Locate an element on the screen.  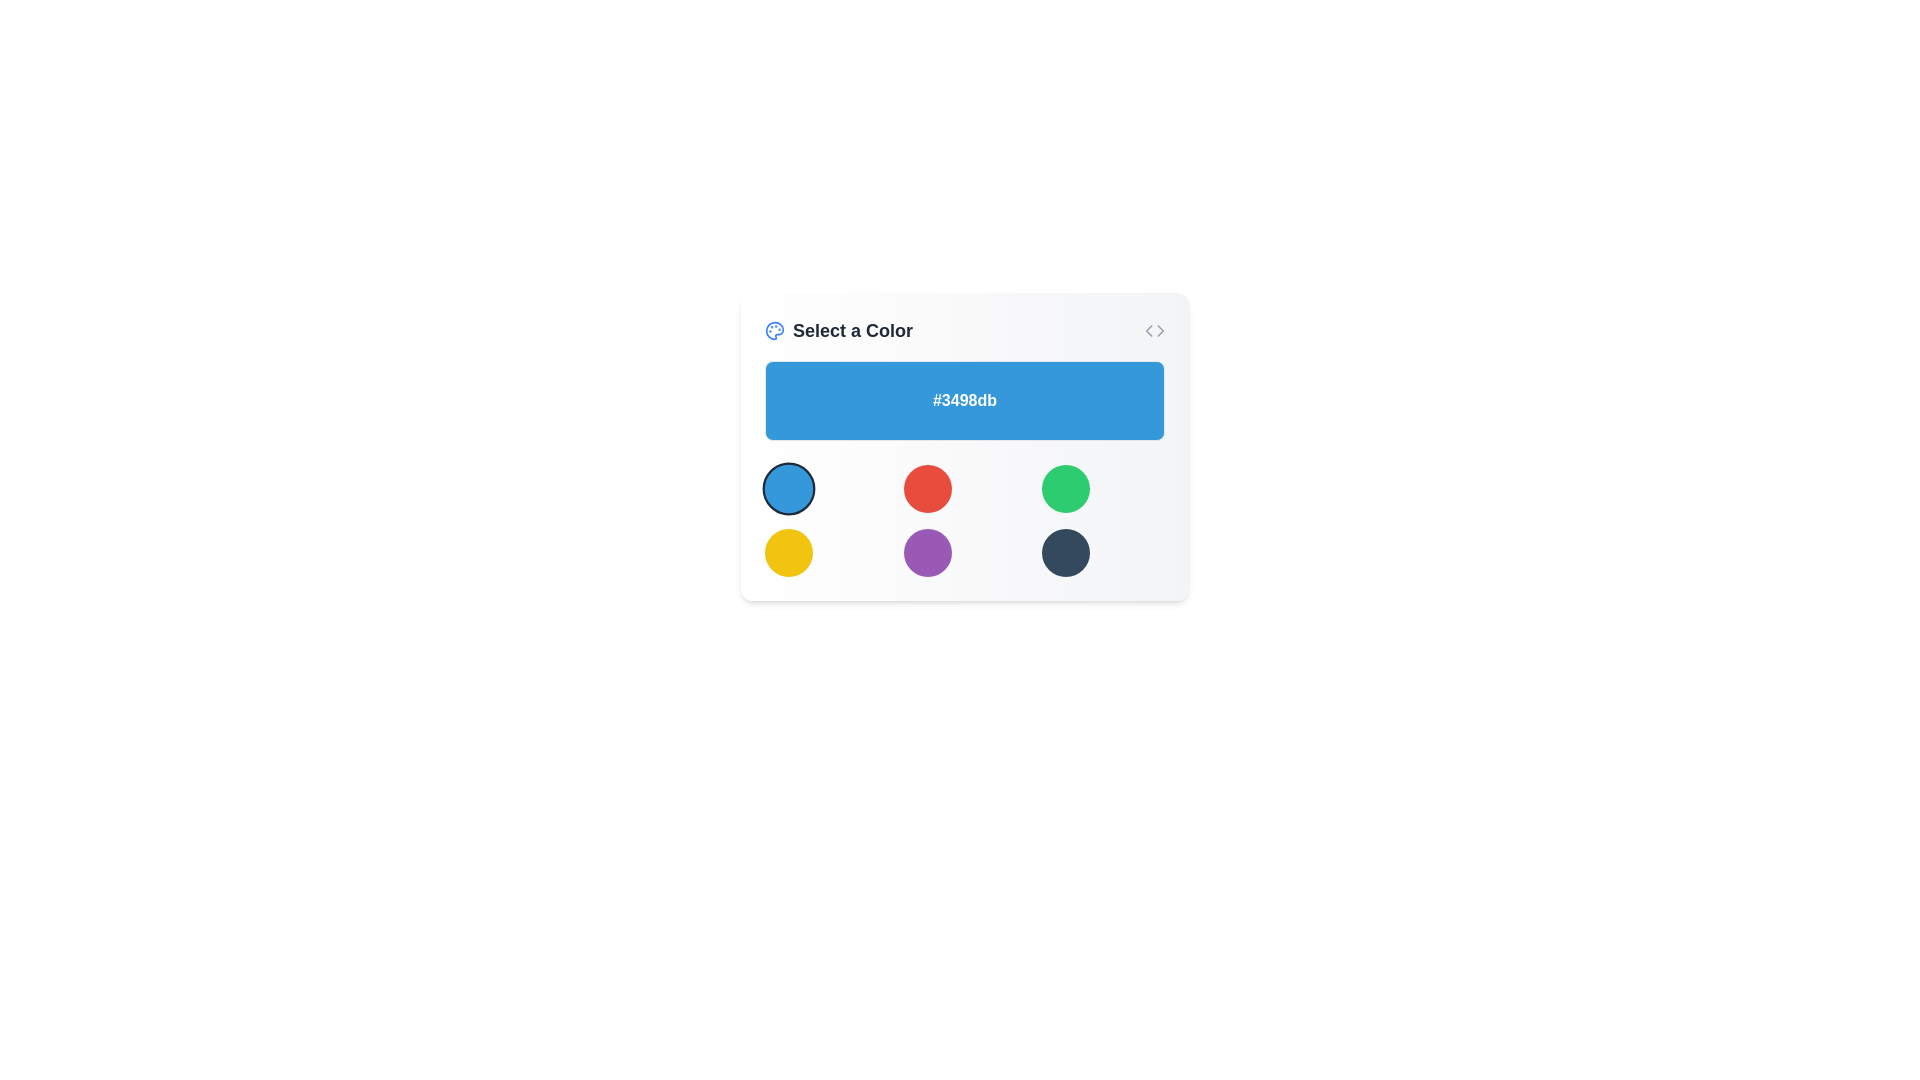
the circular yellow color selection button located in the grid layout, positioned in the second row as the first item is located at coordinates (787, 552).